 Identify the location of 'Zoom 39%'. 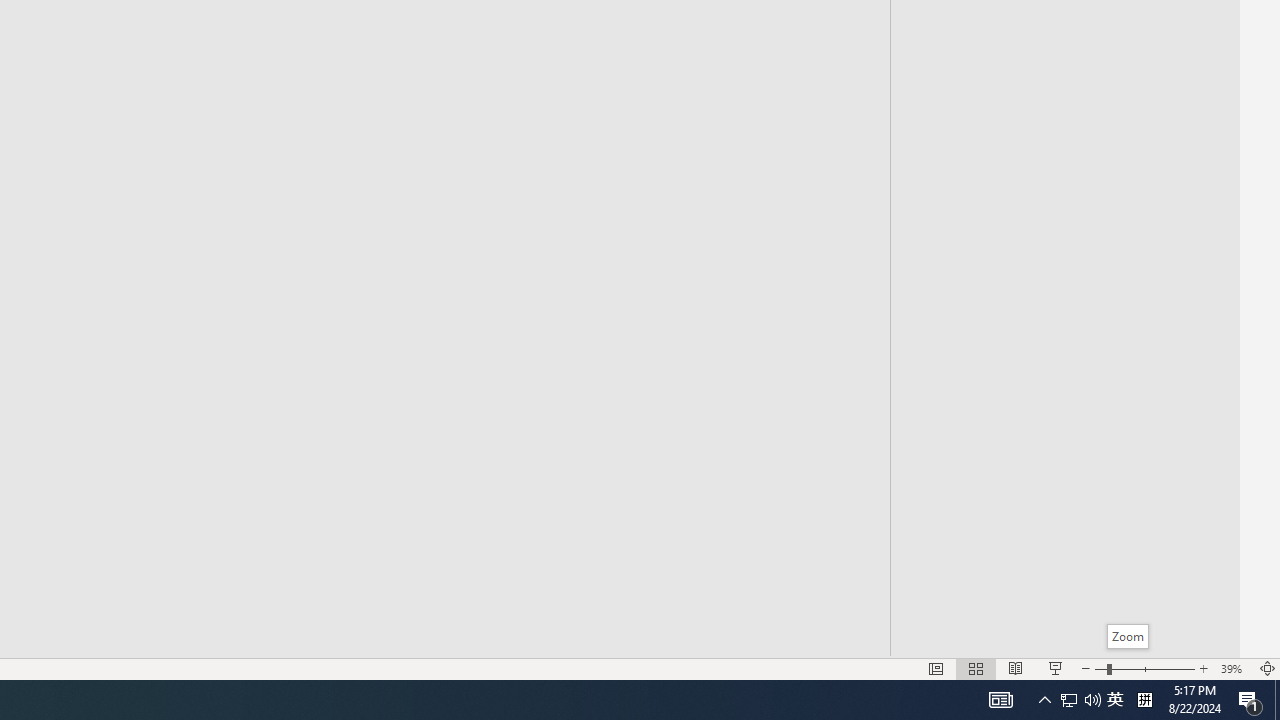
(1233, 669).